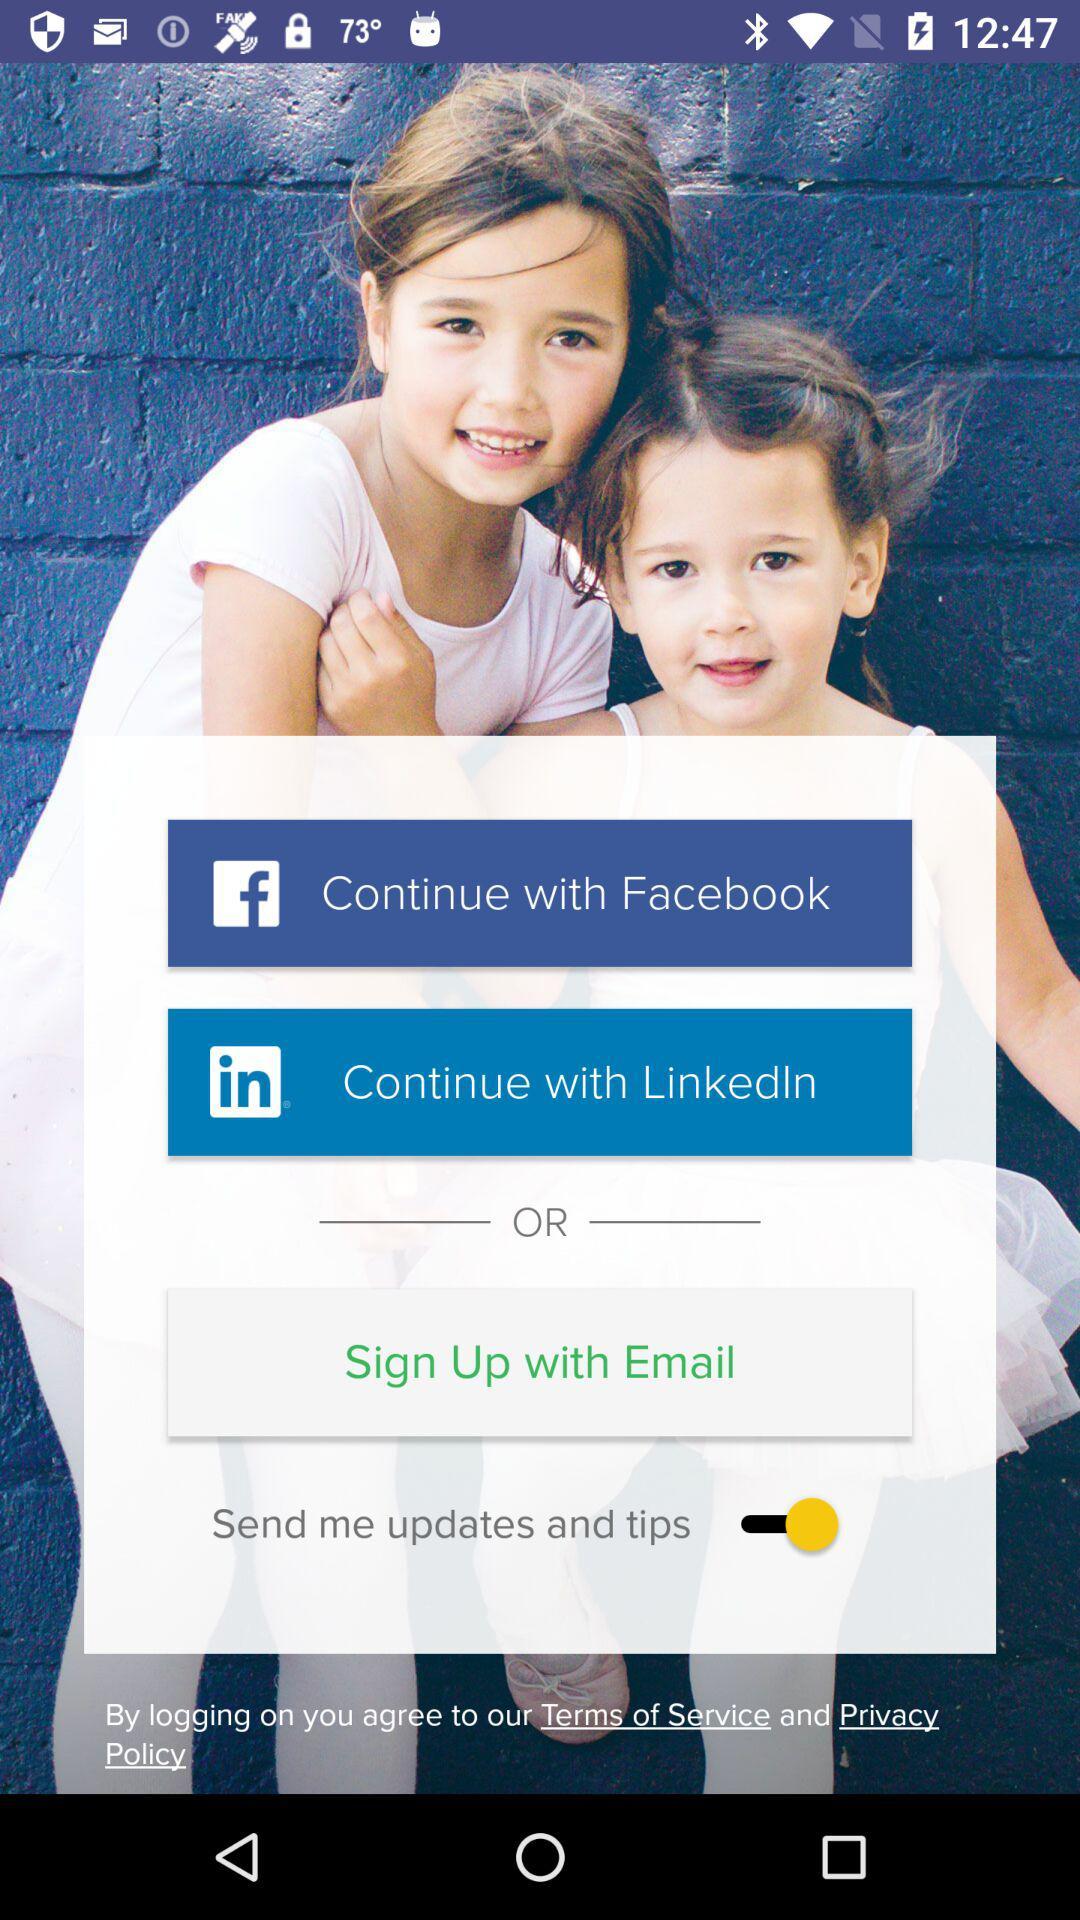  What do you see at coordinates (784, 1522) in the screenshot?
I see `tips` at bounding box center [784, 1522].